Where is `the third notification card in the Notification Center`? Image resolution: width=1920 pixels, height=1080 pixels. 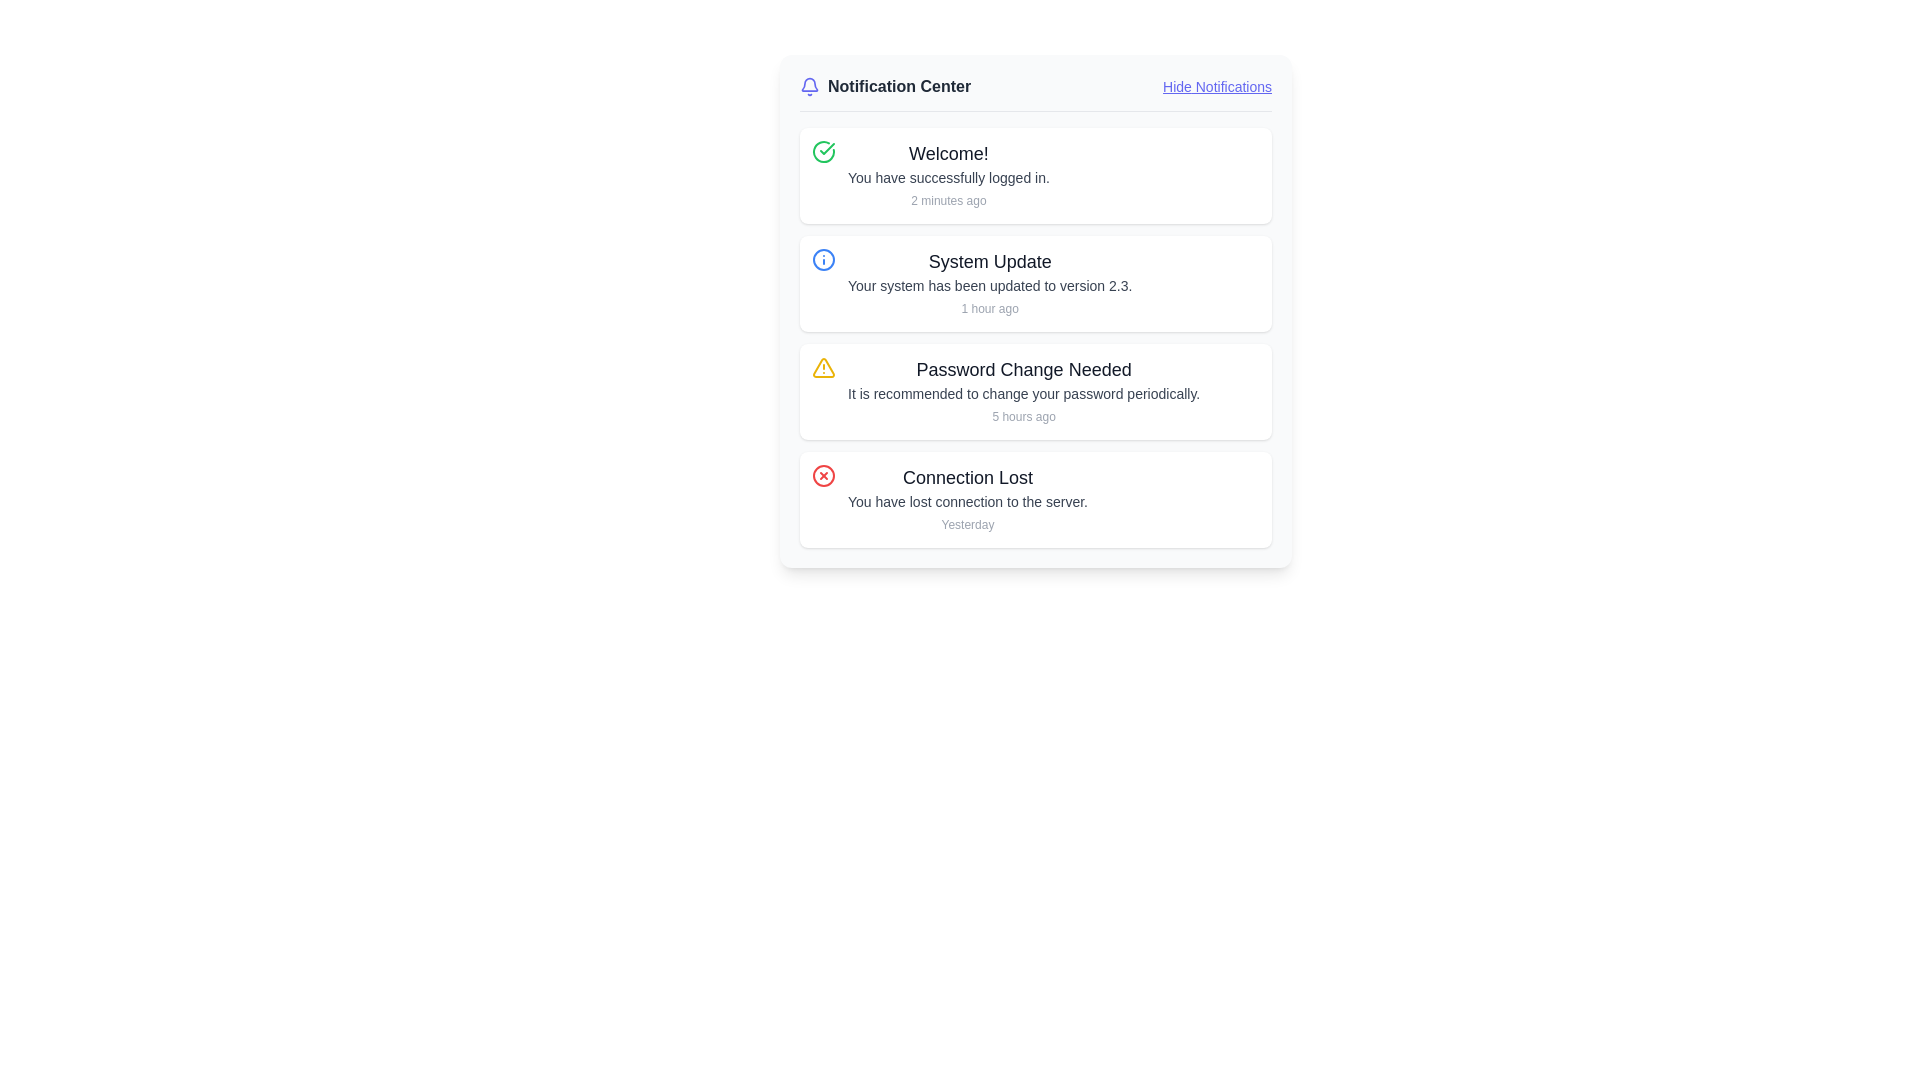
the third notification card in the Notification Center is located at coordinates (1036, 337).